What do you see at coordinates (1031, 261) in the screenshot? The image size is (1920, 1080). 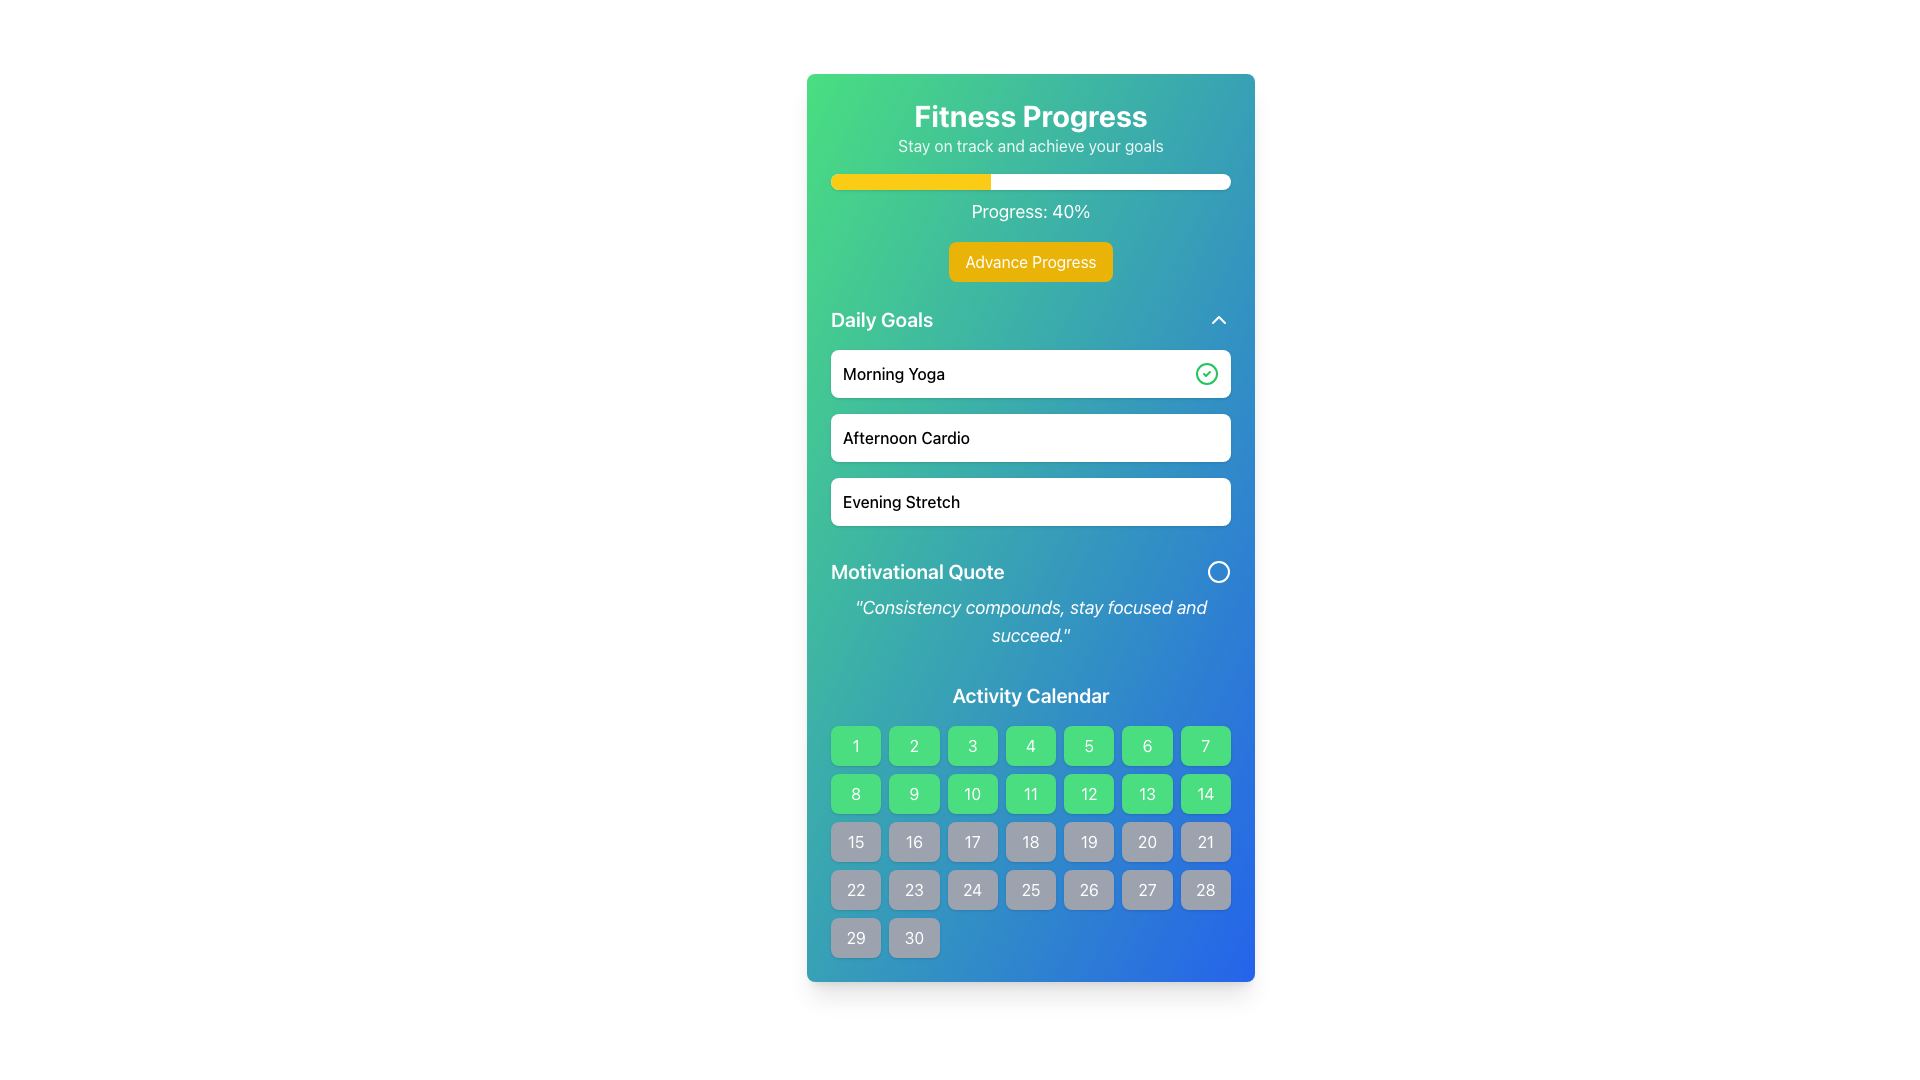 I see `the 'Advance Progress' button, which is a yellow rectangular button with bold white text, to observe its hover effects` at bounding box center [1031, 261].